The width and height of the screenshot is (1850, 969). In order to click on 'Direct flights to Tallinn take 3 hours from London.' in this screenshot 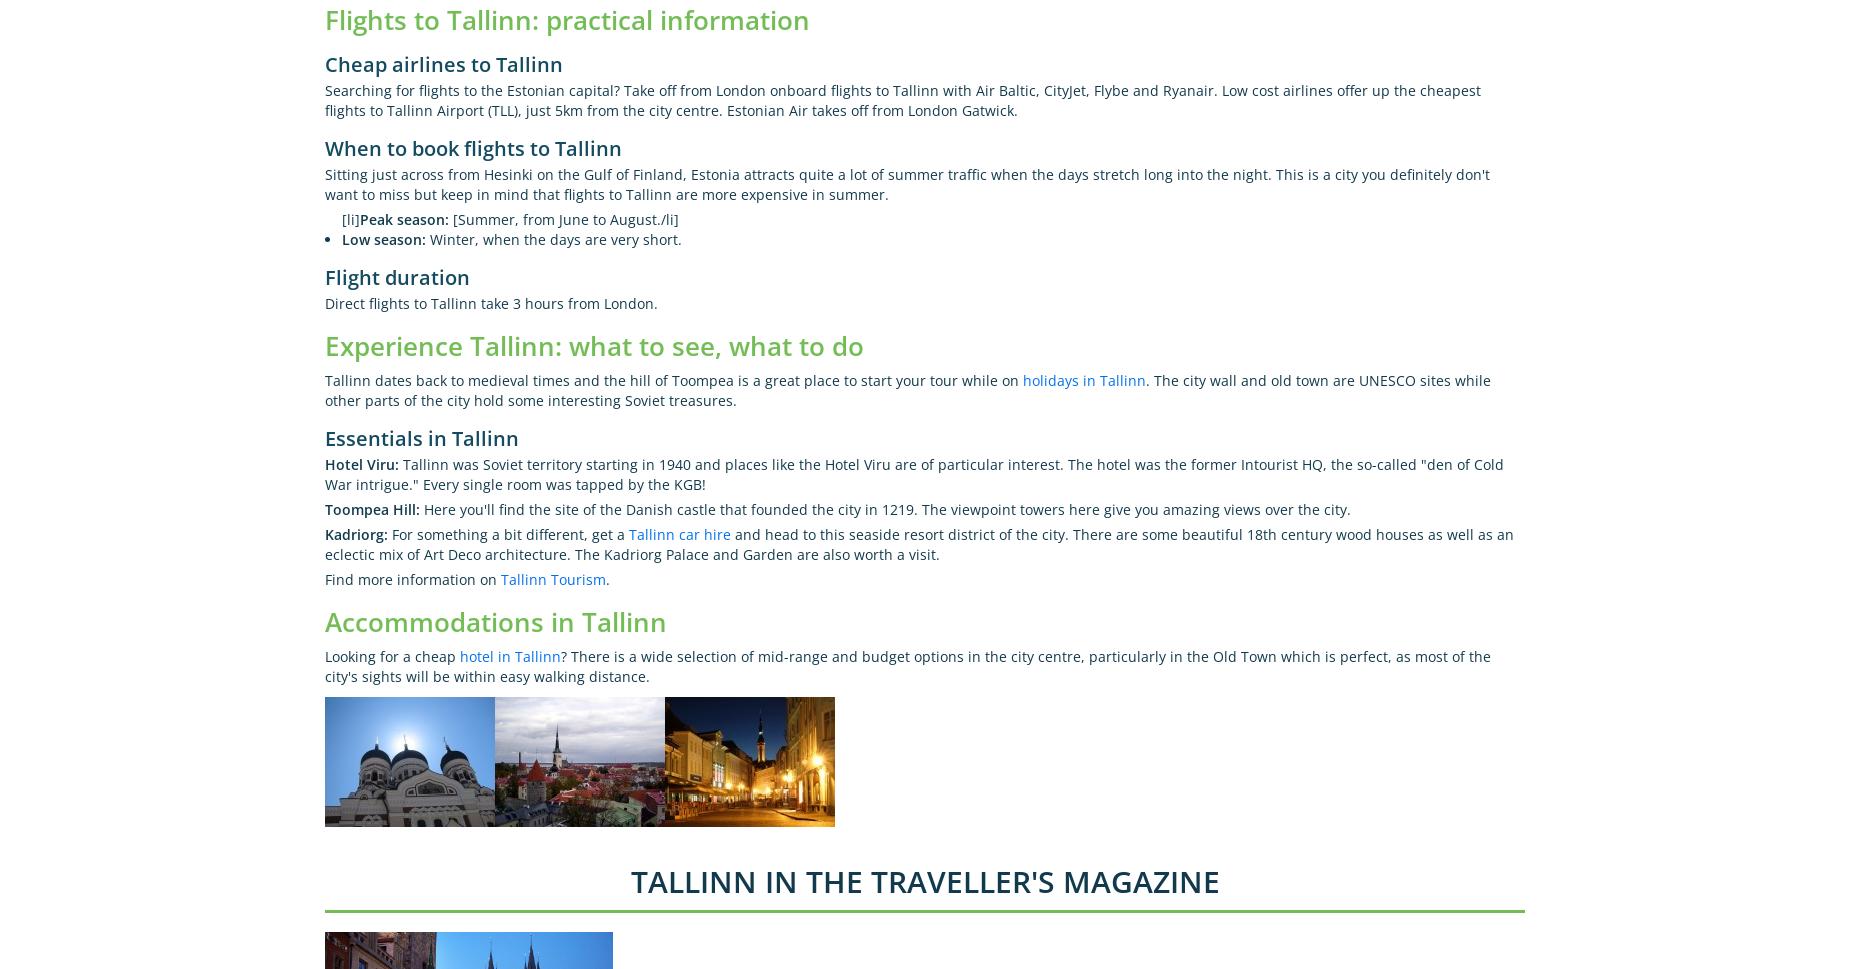, I will do `click(491, 302)`.